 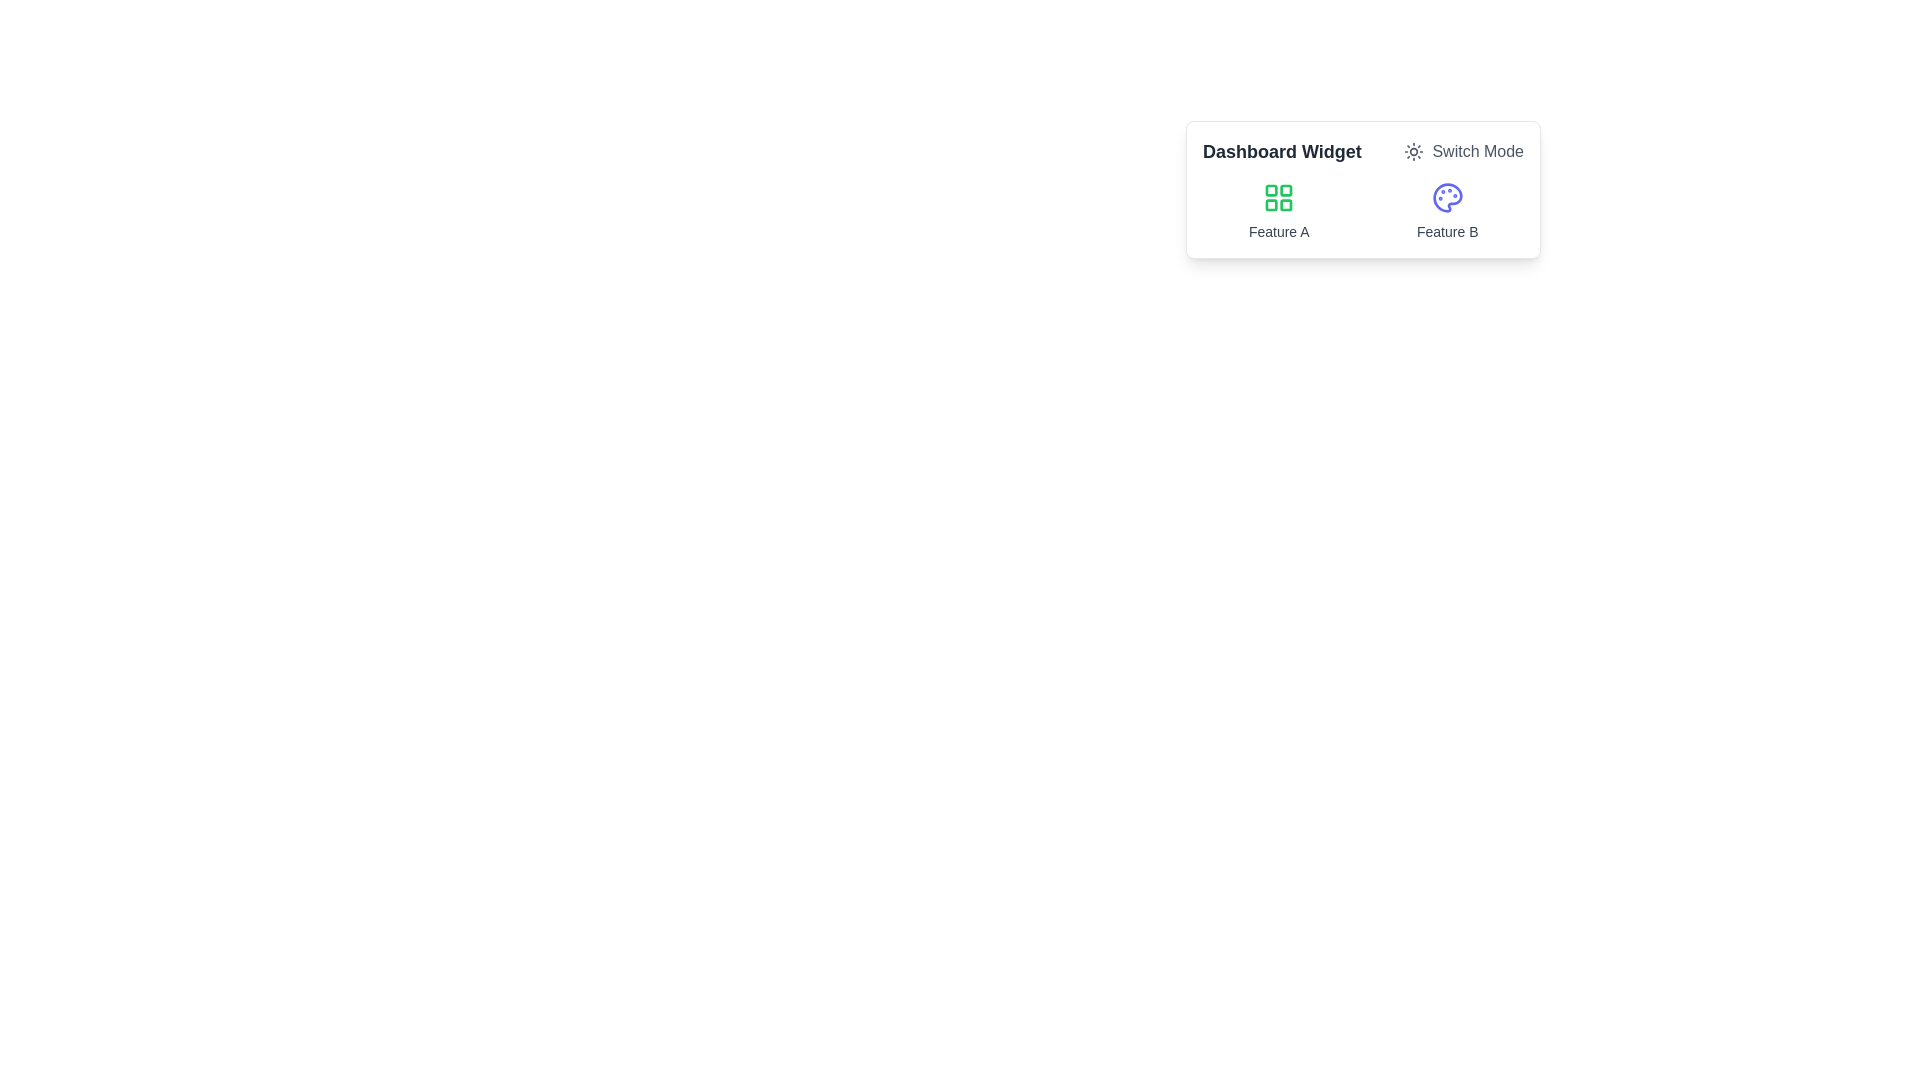 What do you see at coordinates (1278, 197) in the screenshot?
I see `the 'Feature A' graphical icon located at the topmost part of the centered column under the 'Dashboard Widget' heading` at bounding box center [1278, 197].